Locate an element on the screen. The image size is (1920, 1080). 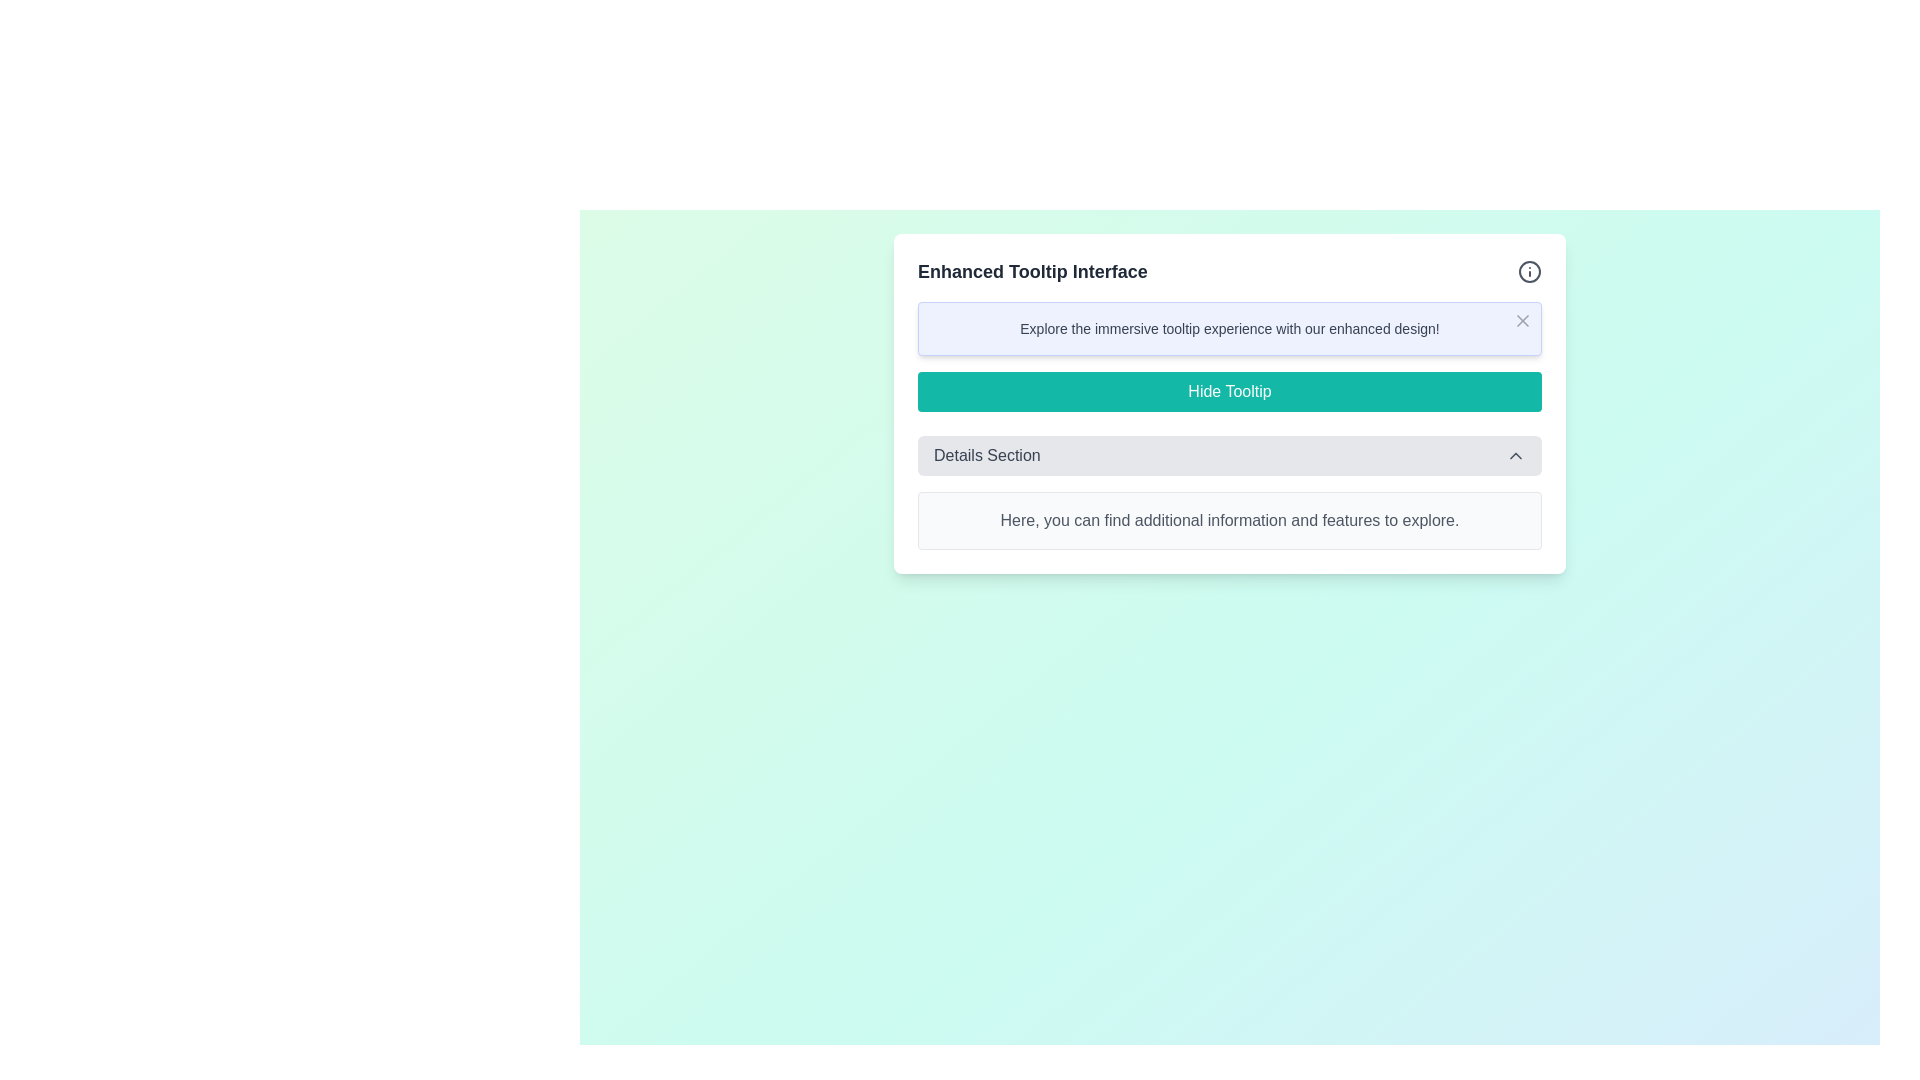
the button that closes or hides the tooltip interface in the modal box, located below the information box and above the details section is located at coordinates (1228, 404).